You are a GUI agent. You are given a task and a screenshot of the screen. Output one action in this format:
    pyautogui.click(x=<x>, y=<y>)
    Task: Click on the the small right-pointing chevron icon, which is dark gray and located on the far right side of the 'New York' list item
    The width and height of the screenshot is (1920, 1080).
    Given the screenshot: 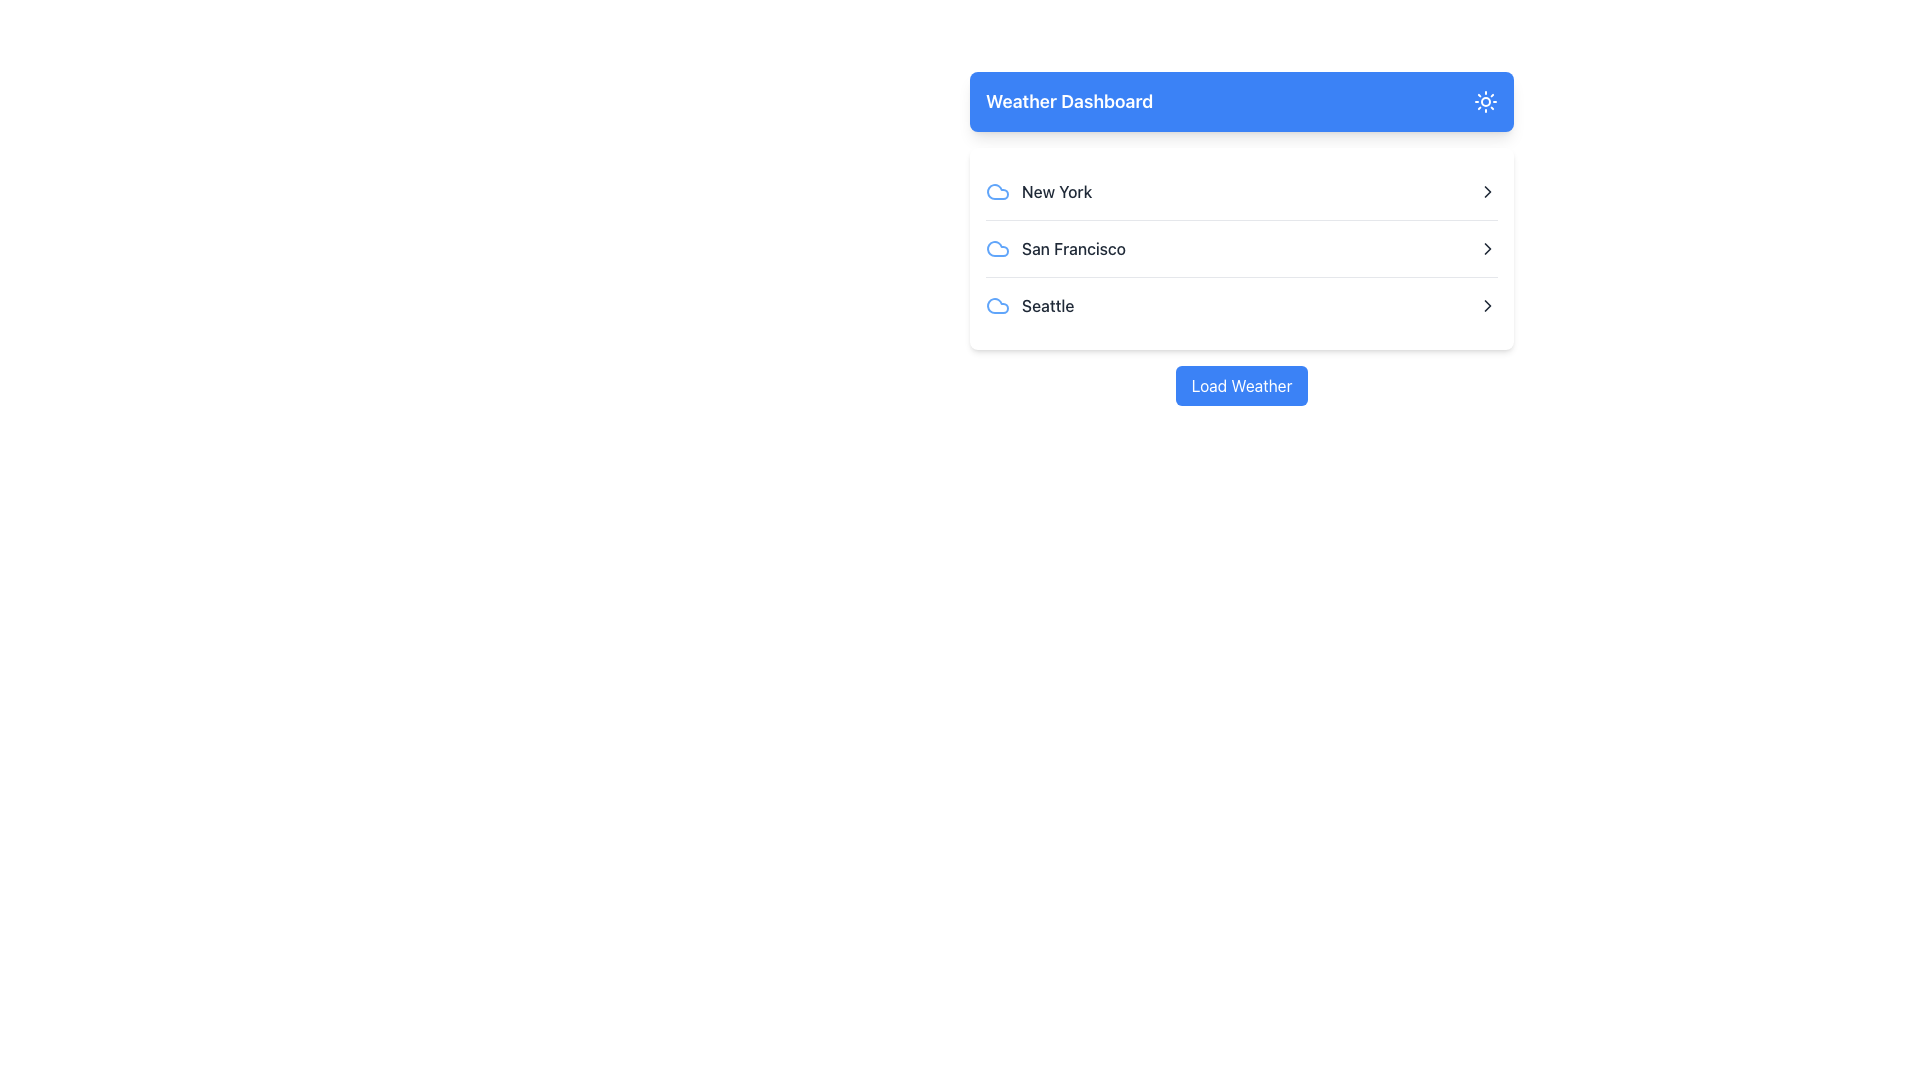 What is the action you would take?
    pyautogui.click(x=1488, y=192)
    